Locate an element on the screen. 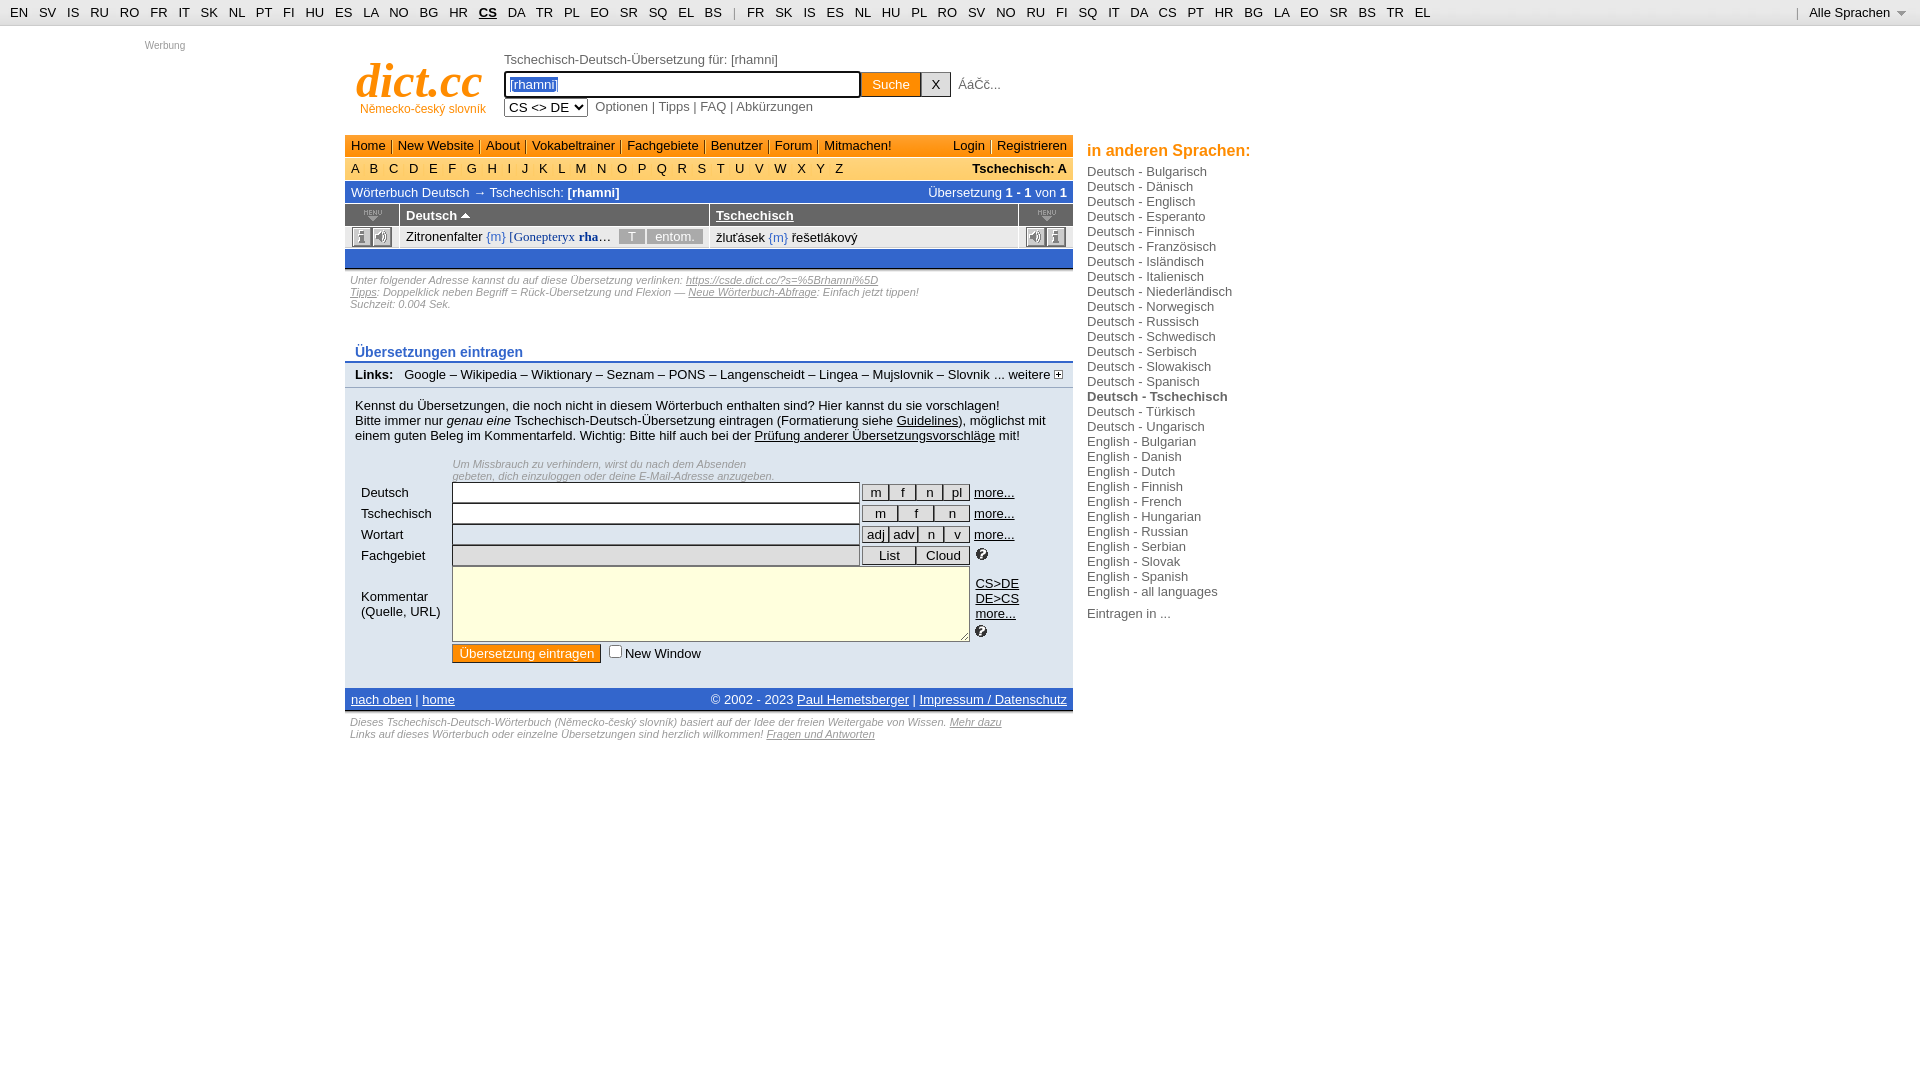 The width and height of the screenshot is (1920, 1080). 'T' is located at coordinates (631, 235).